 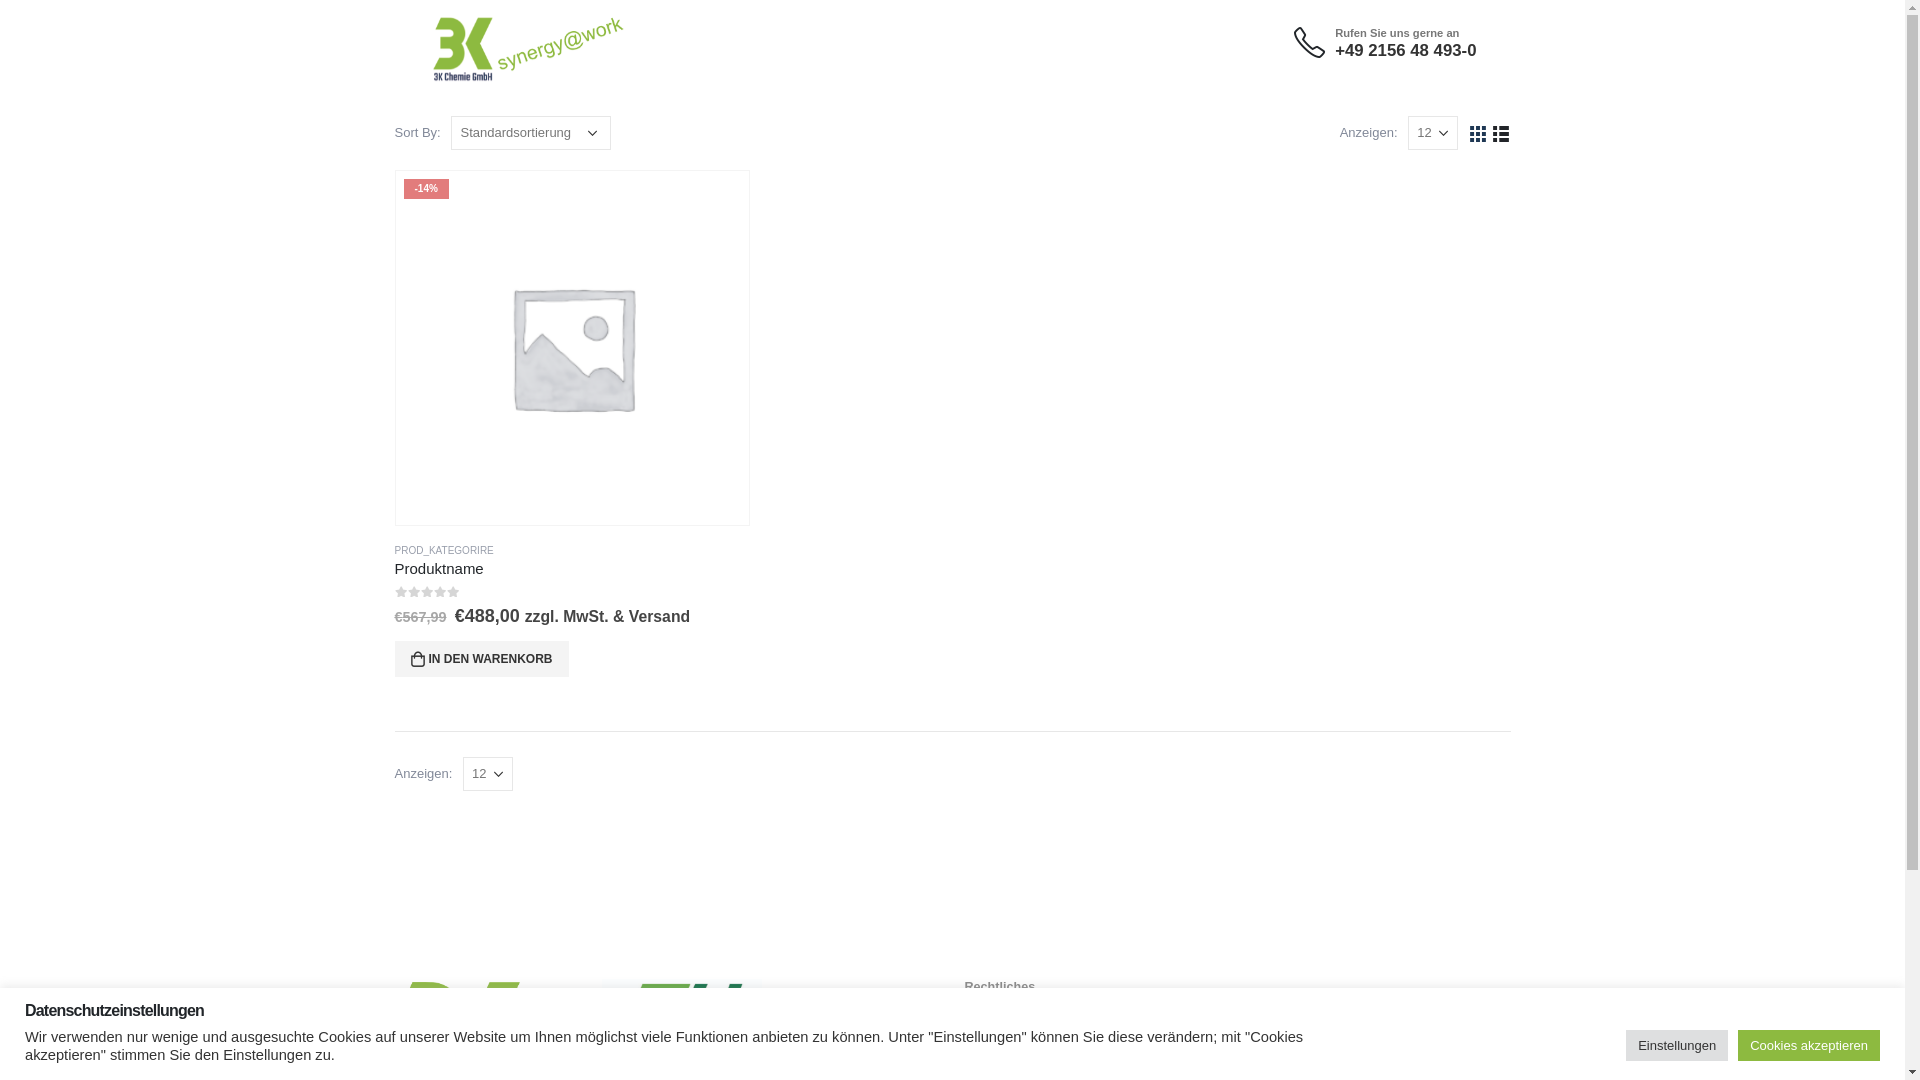 What do you see at coordinates (490, 33) in the screenshot?
I see `'3K Chemie GmbH - Kompetenz in Klebstoff & Tapes'` at bounding box center [490, 33].